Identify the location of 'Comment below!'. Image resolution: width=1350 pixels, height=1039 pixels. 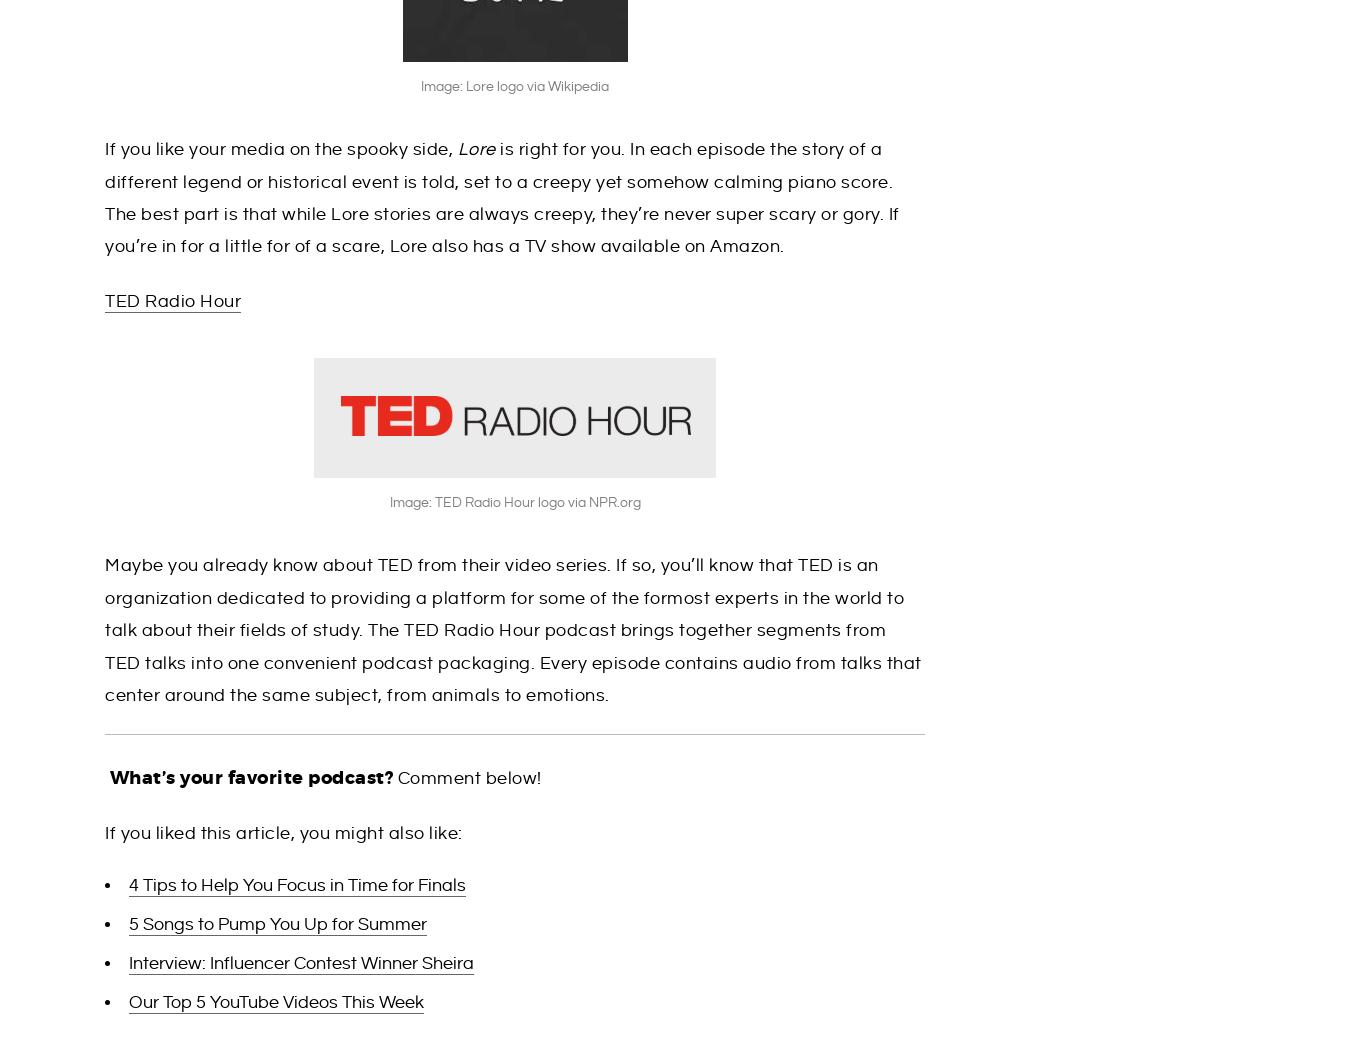
(392, 777).